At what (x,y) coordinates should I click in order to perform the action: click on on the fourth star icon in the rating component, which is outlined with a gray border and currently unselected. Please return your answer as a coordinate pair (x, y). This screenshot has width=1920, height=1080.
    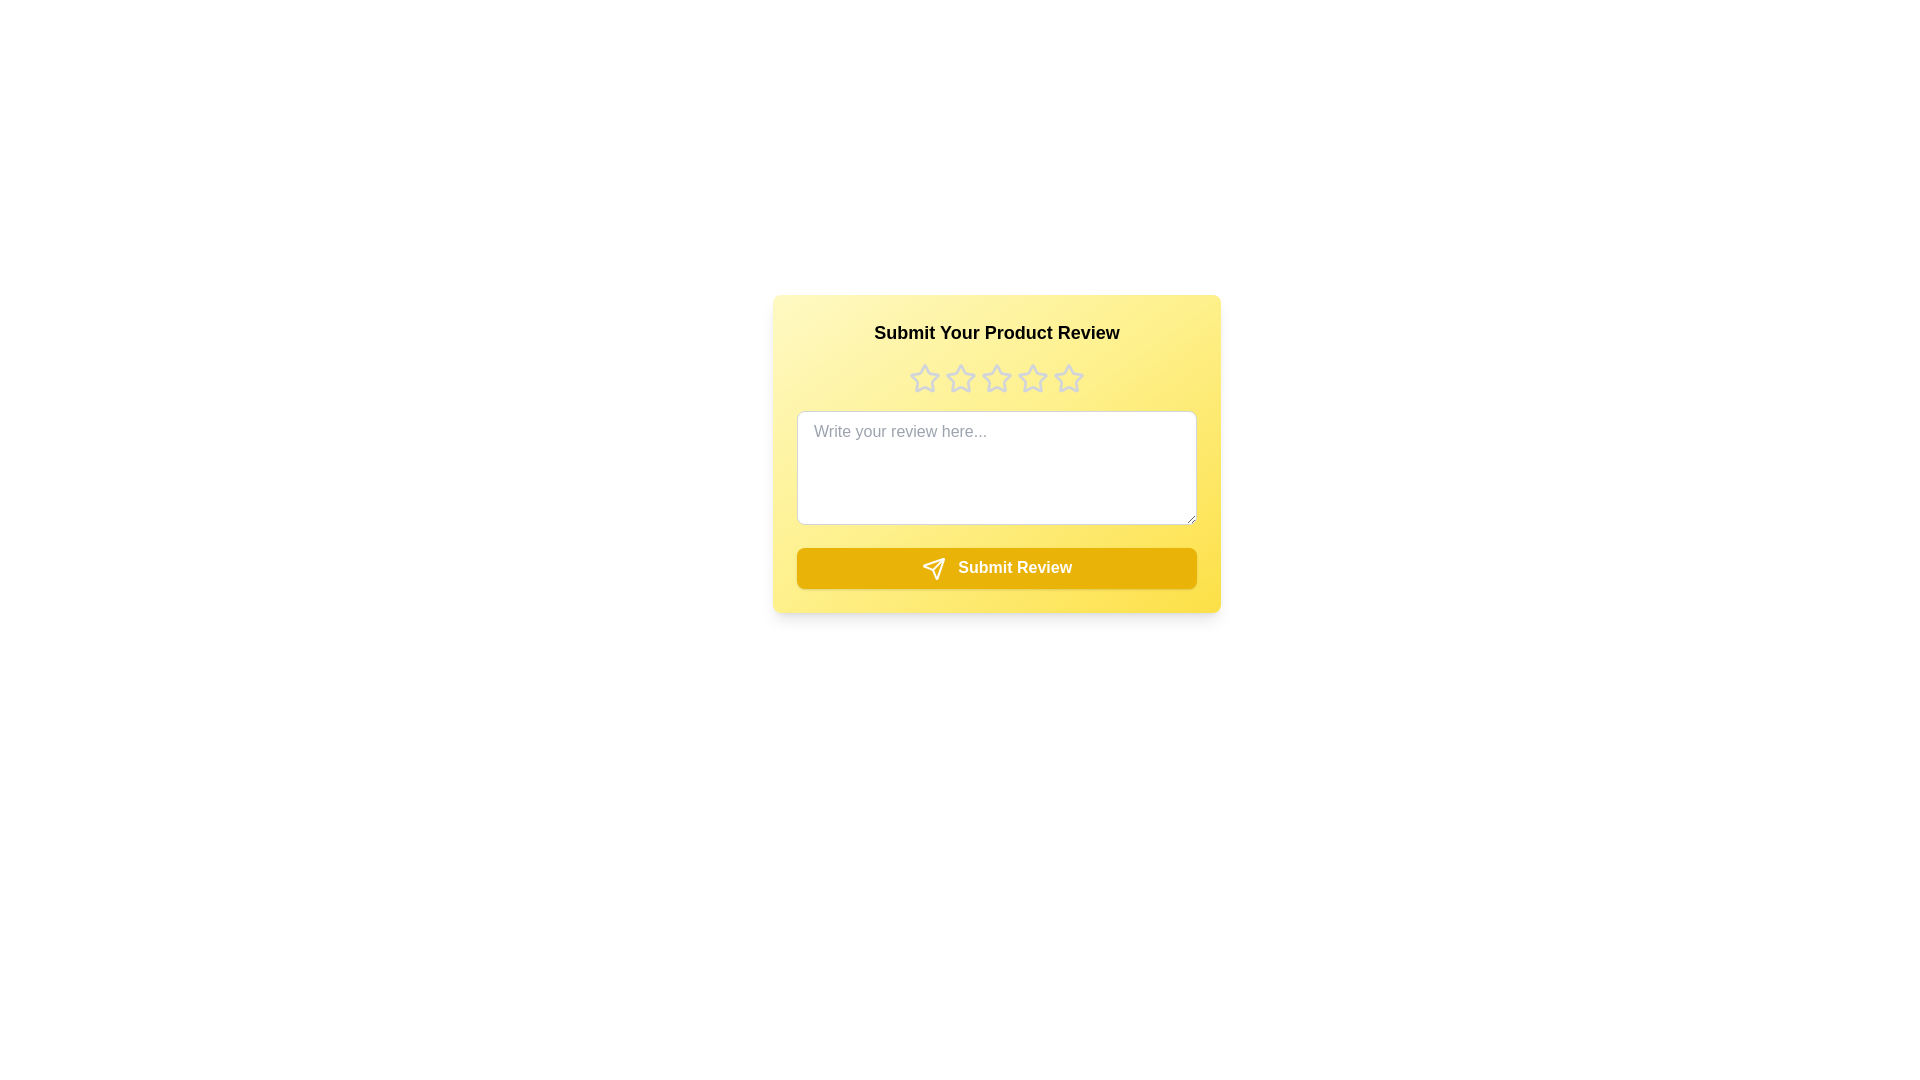
    Looking at the image, I should click on (997, 378).